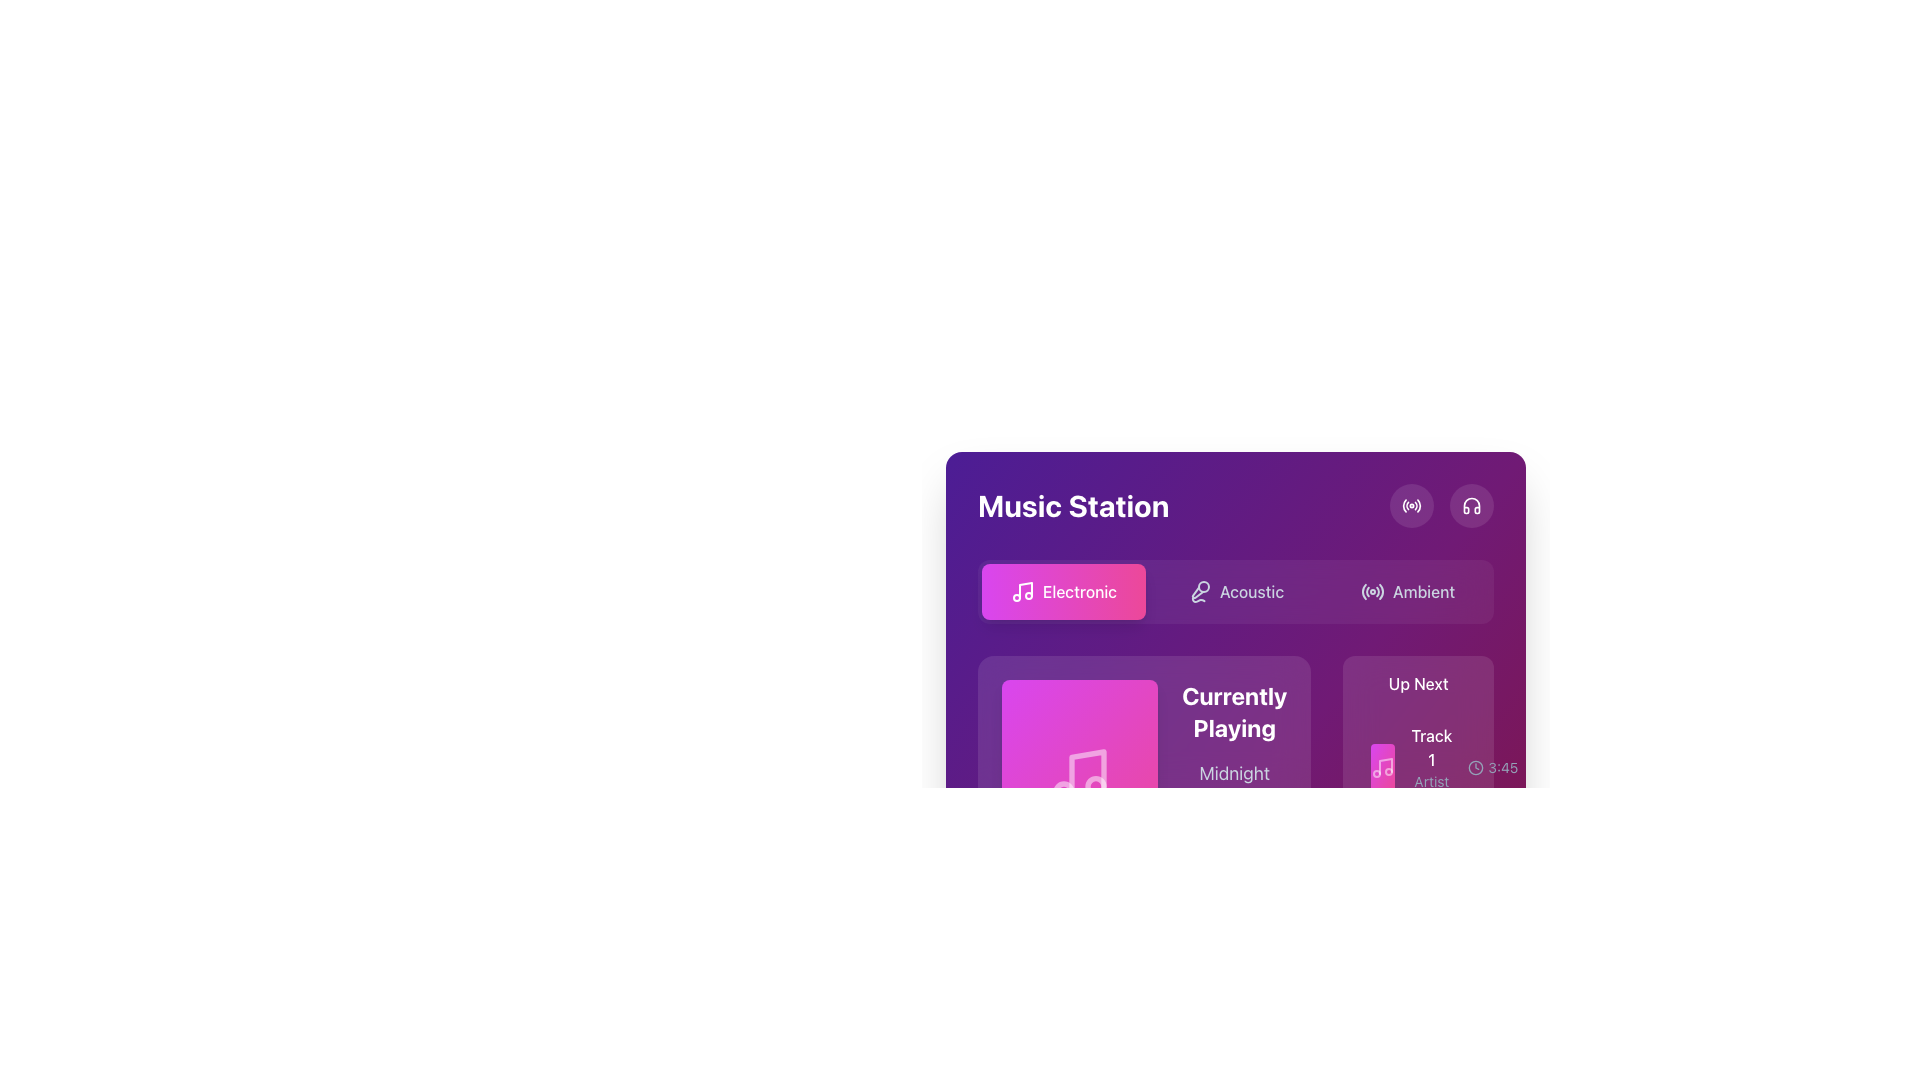 The image size is (1920, 1080). Describe the element at coordinates (1202, 585) in the screenshot. I see `the decorative circle element within the microphone vocal icon, positioned near the 'Acoustic' label in the music filters list` at that location.